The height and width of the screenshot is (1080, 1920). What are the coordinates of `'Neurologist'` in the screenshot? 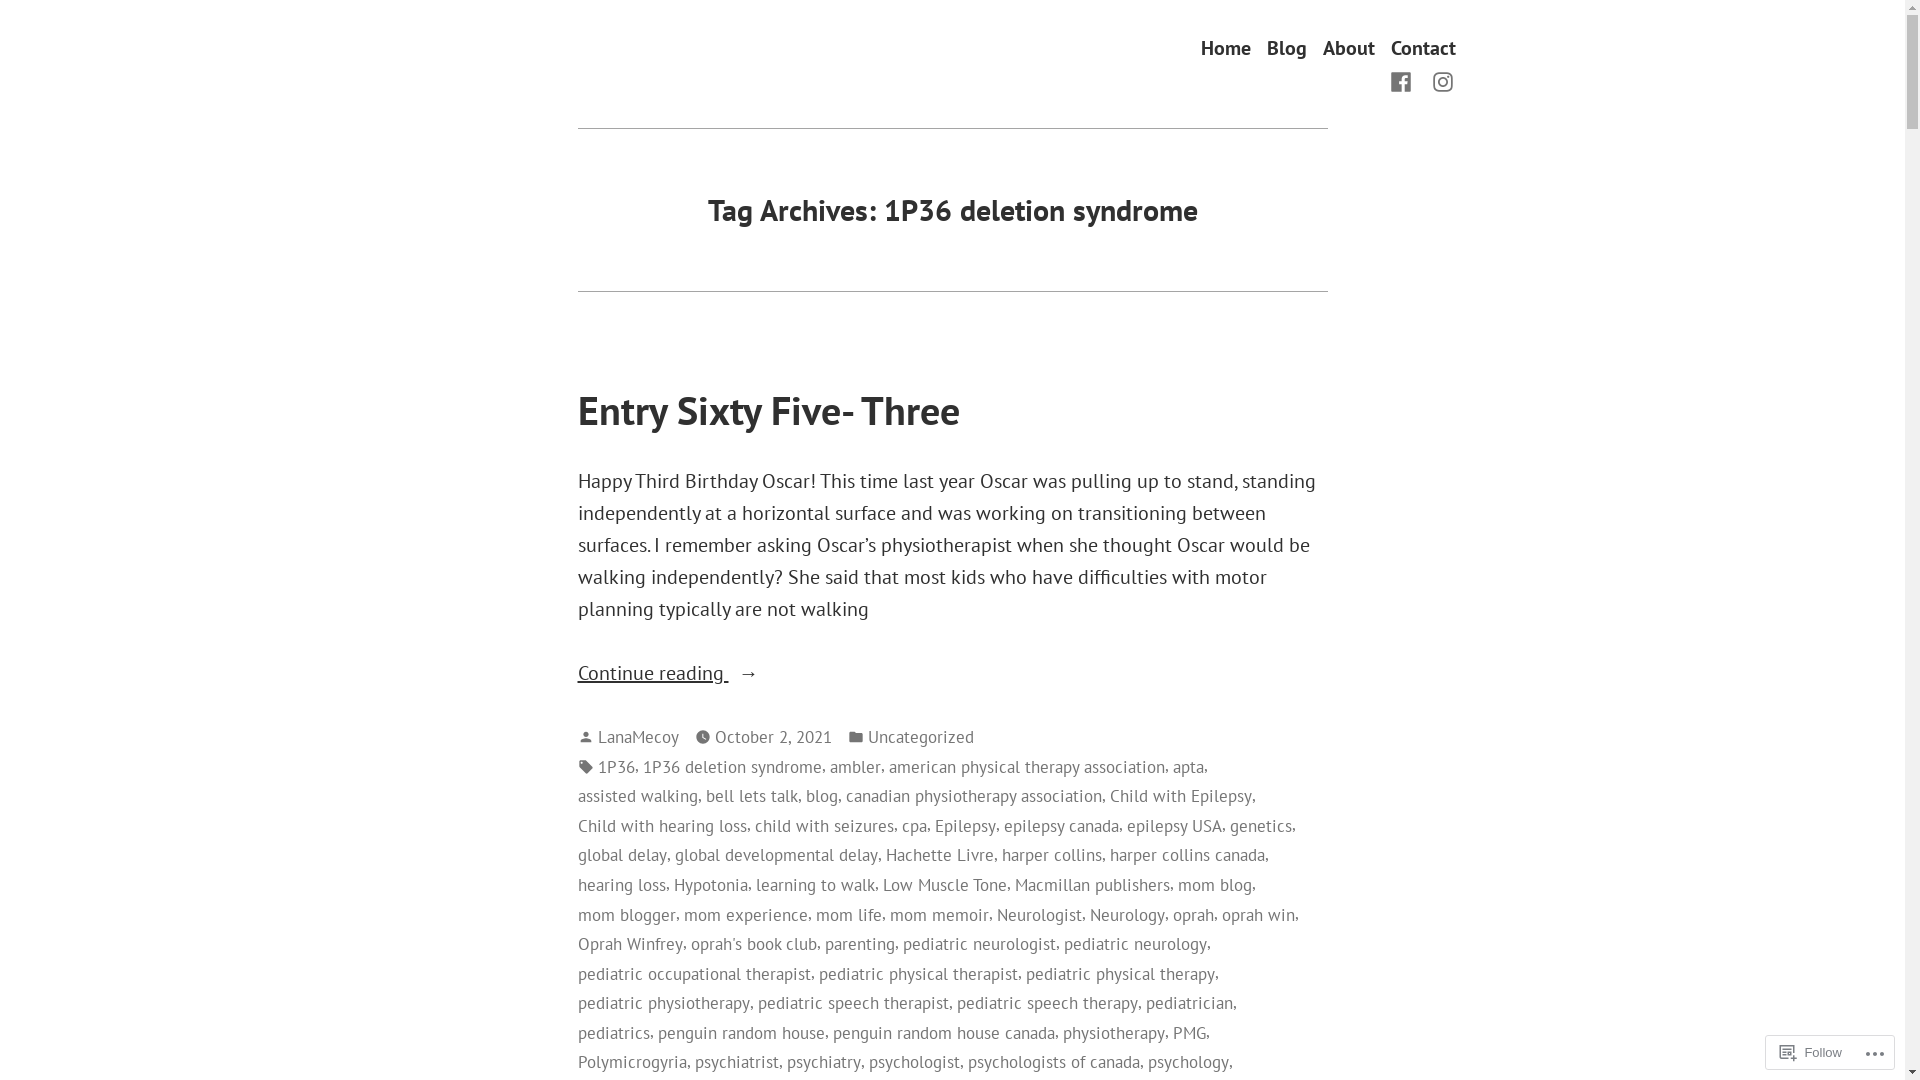 It's located at (996, 914).